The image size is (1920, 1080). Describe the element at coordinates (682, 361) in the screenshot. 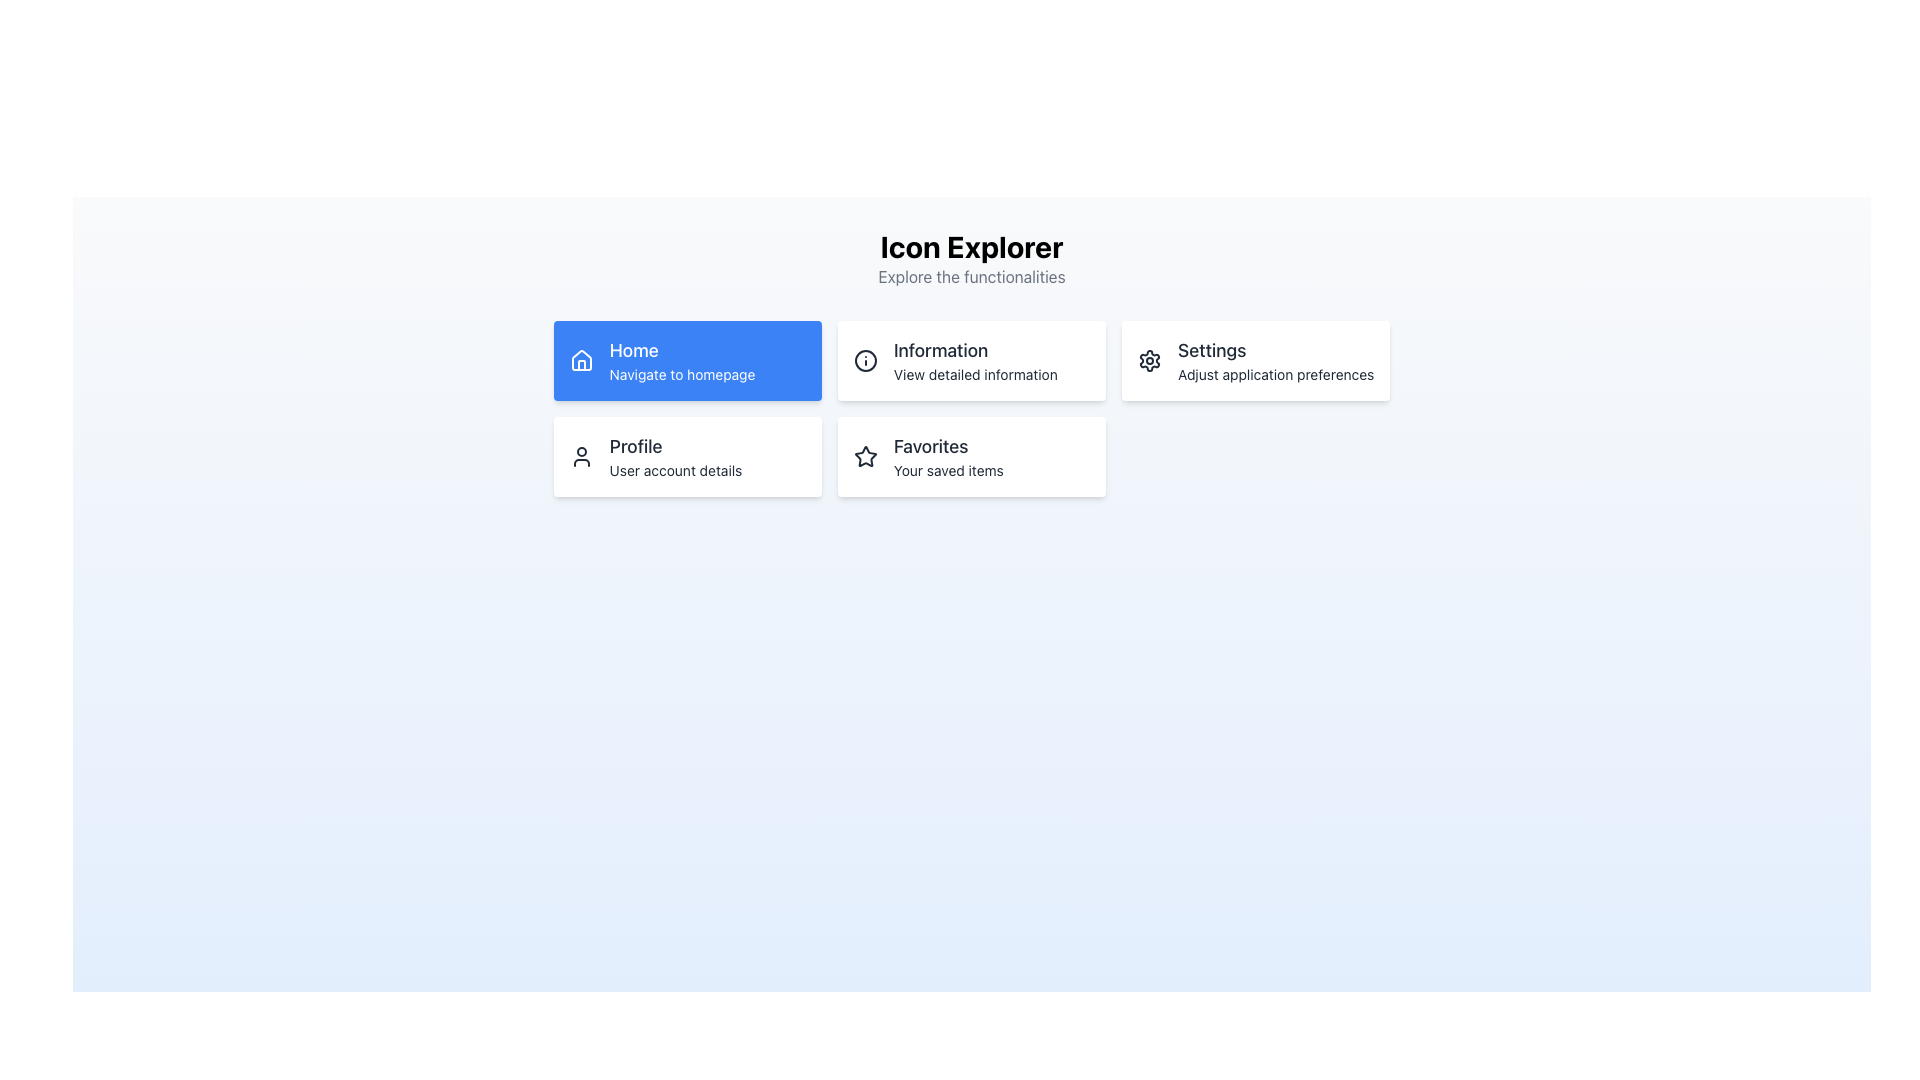

I see `the 'Home' button that features bold text 'Home' and smaller text 'Navigate to homepage', located on a blue rounded rectangular background near the top left of the interface` at that location.